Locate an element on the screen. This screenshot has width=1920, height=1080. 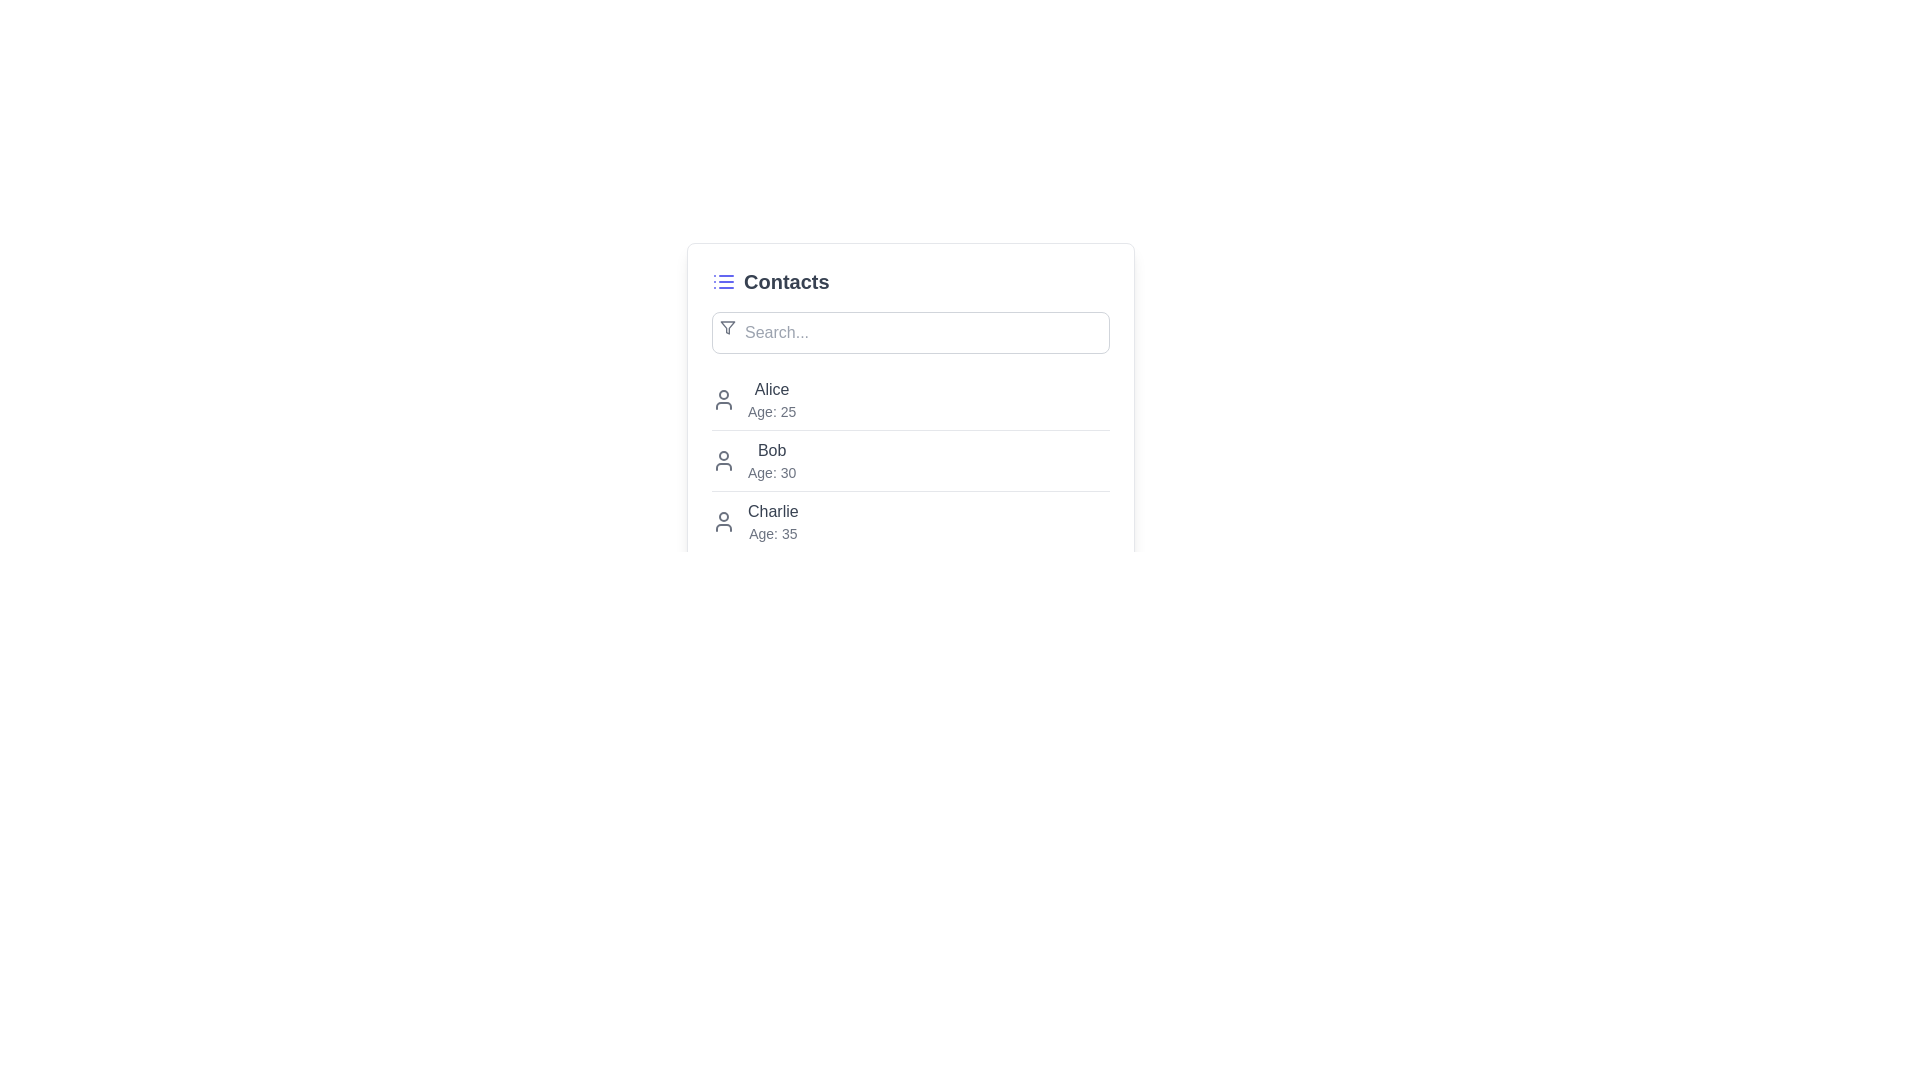
the filter icon, represented as a minimalistic funnel symbol, located in the top-left corner above the search bar in the contacts interface is located at coordinates (727, 326).